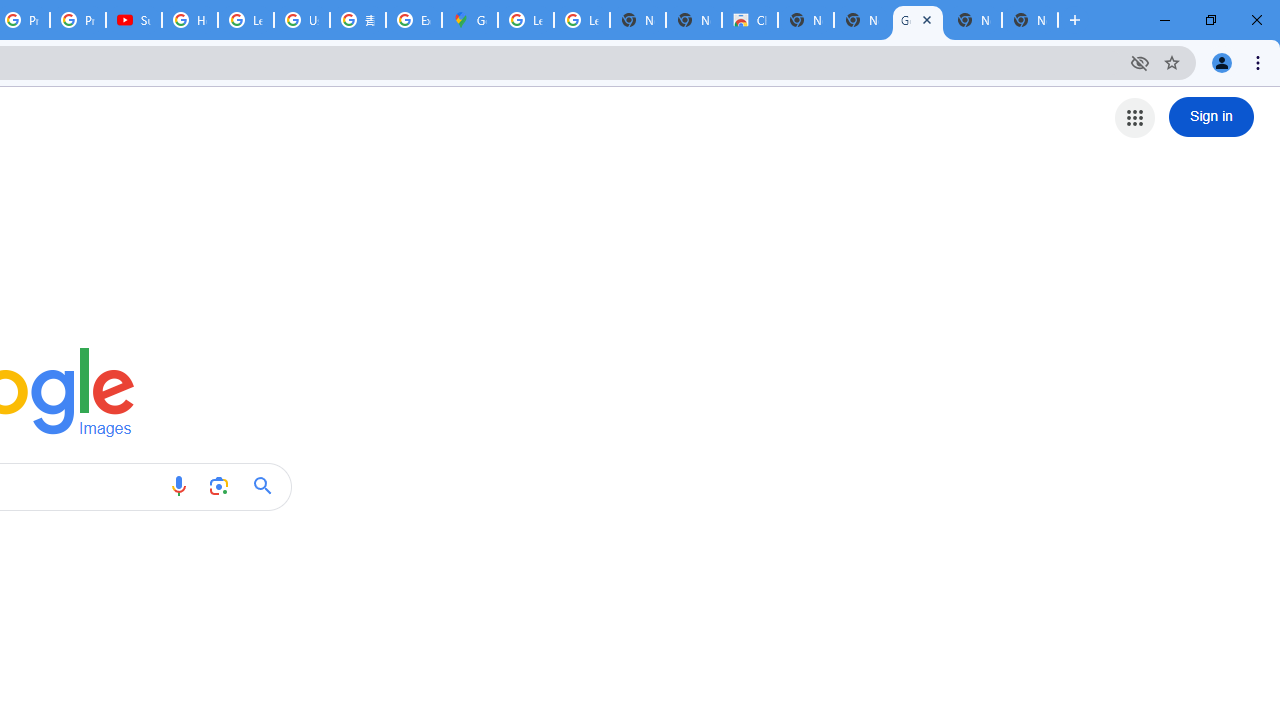 The height and width of the screenshot is (720, 1280). Describe the element at coordinates (190, 20) in the screenshot. I see `'How Chrome protects your passwords - Google Chrome Help'` at that location.